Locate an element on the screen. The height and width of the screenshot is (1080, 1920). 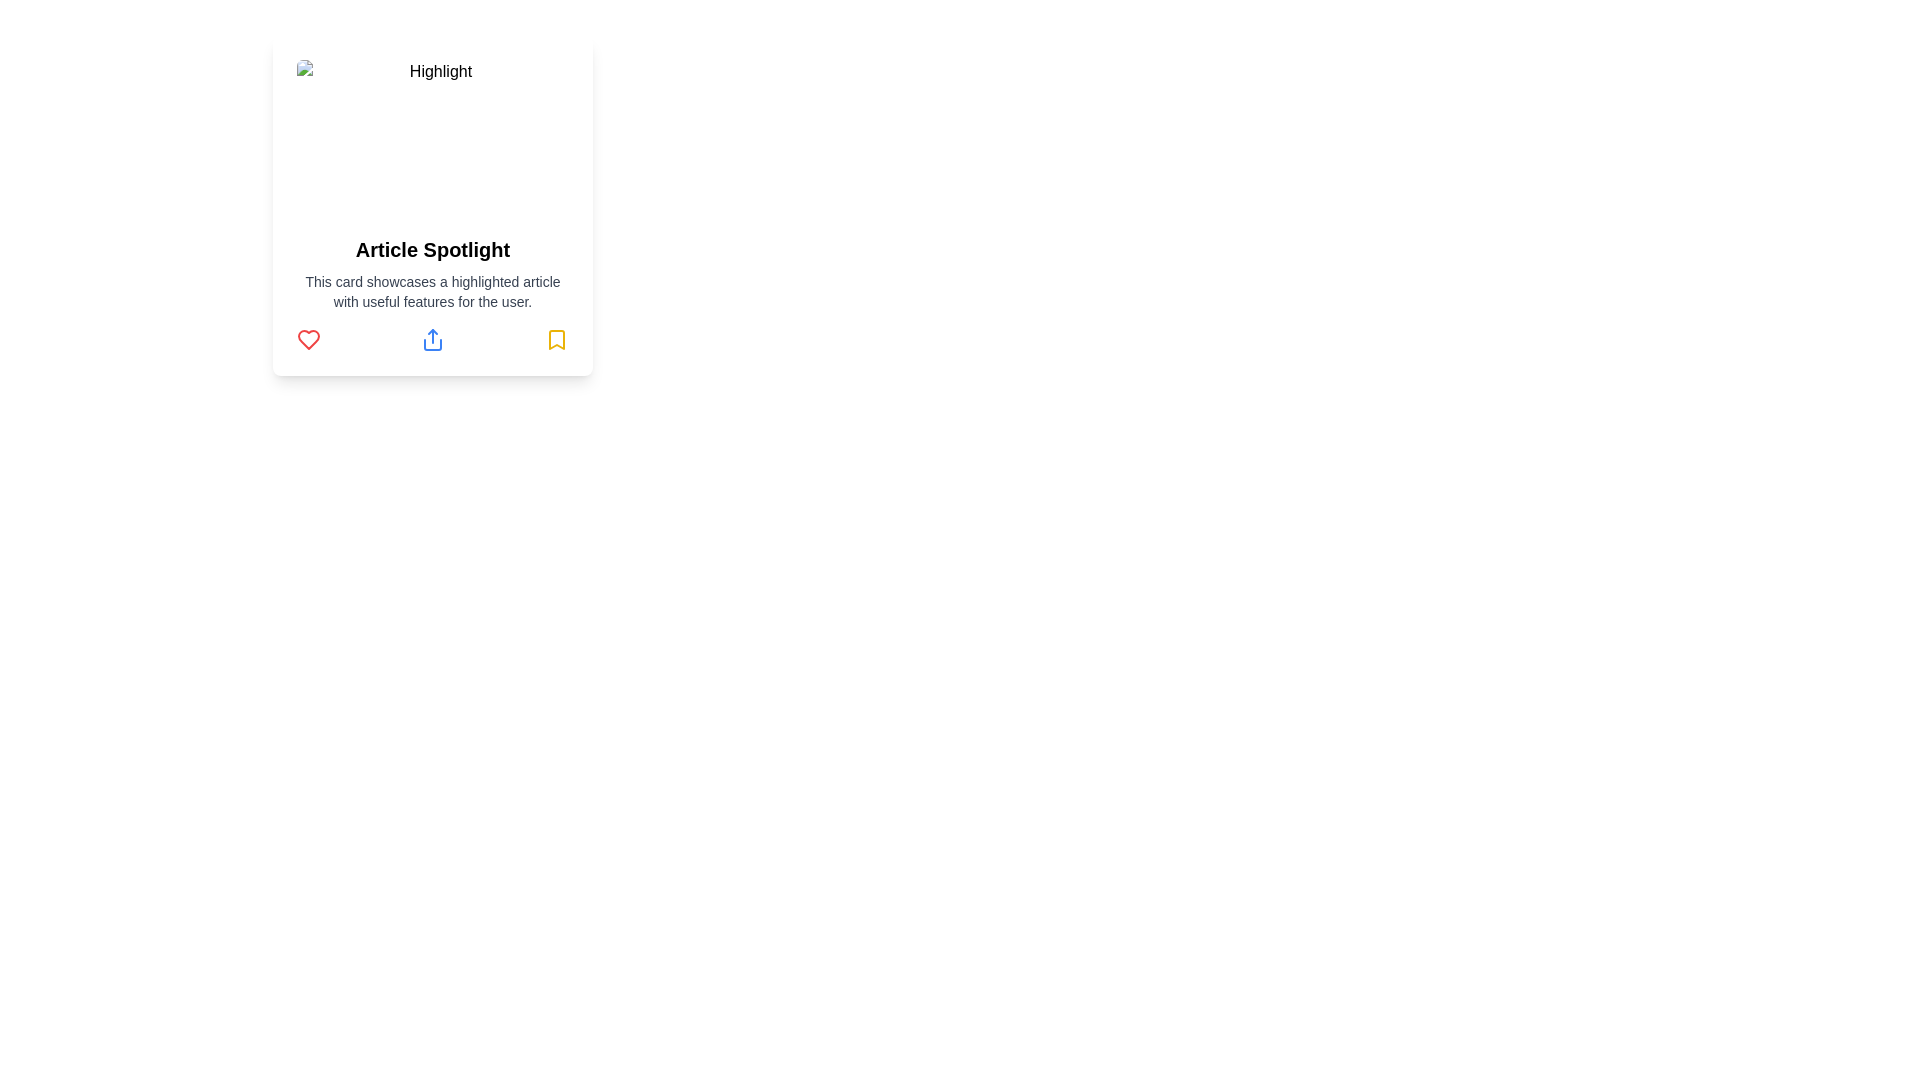
the yellow bookmark icon button, which is the rightmost icon in a horizontal row below the 'Article Spotlight' card is located at coordinates (556, 338).